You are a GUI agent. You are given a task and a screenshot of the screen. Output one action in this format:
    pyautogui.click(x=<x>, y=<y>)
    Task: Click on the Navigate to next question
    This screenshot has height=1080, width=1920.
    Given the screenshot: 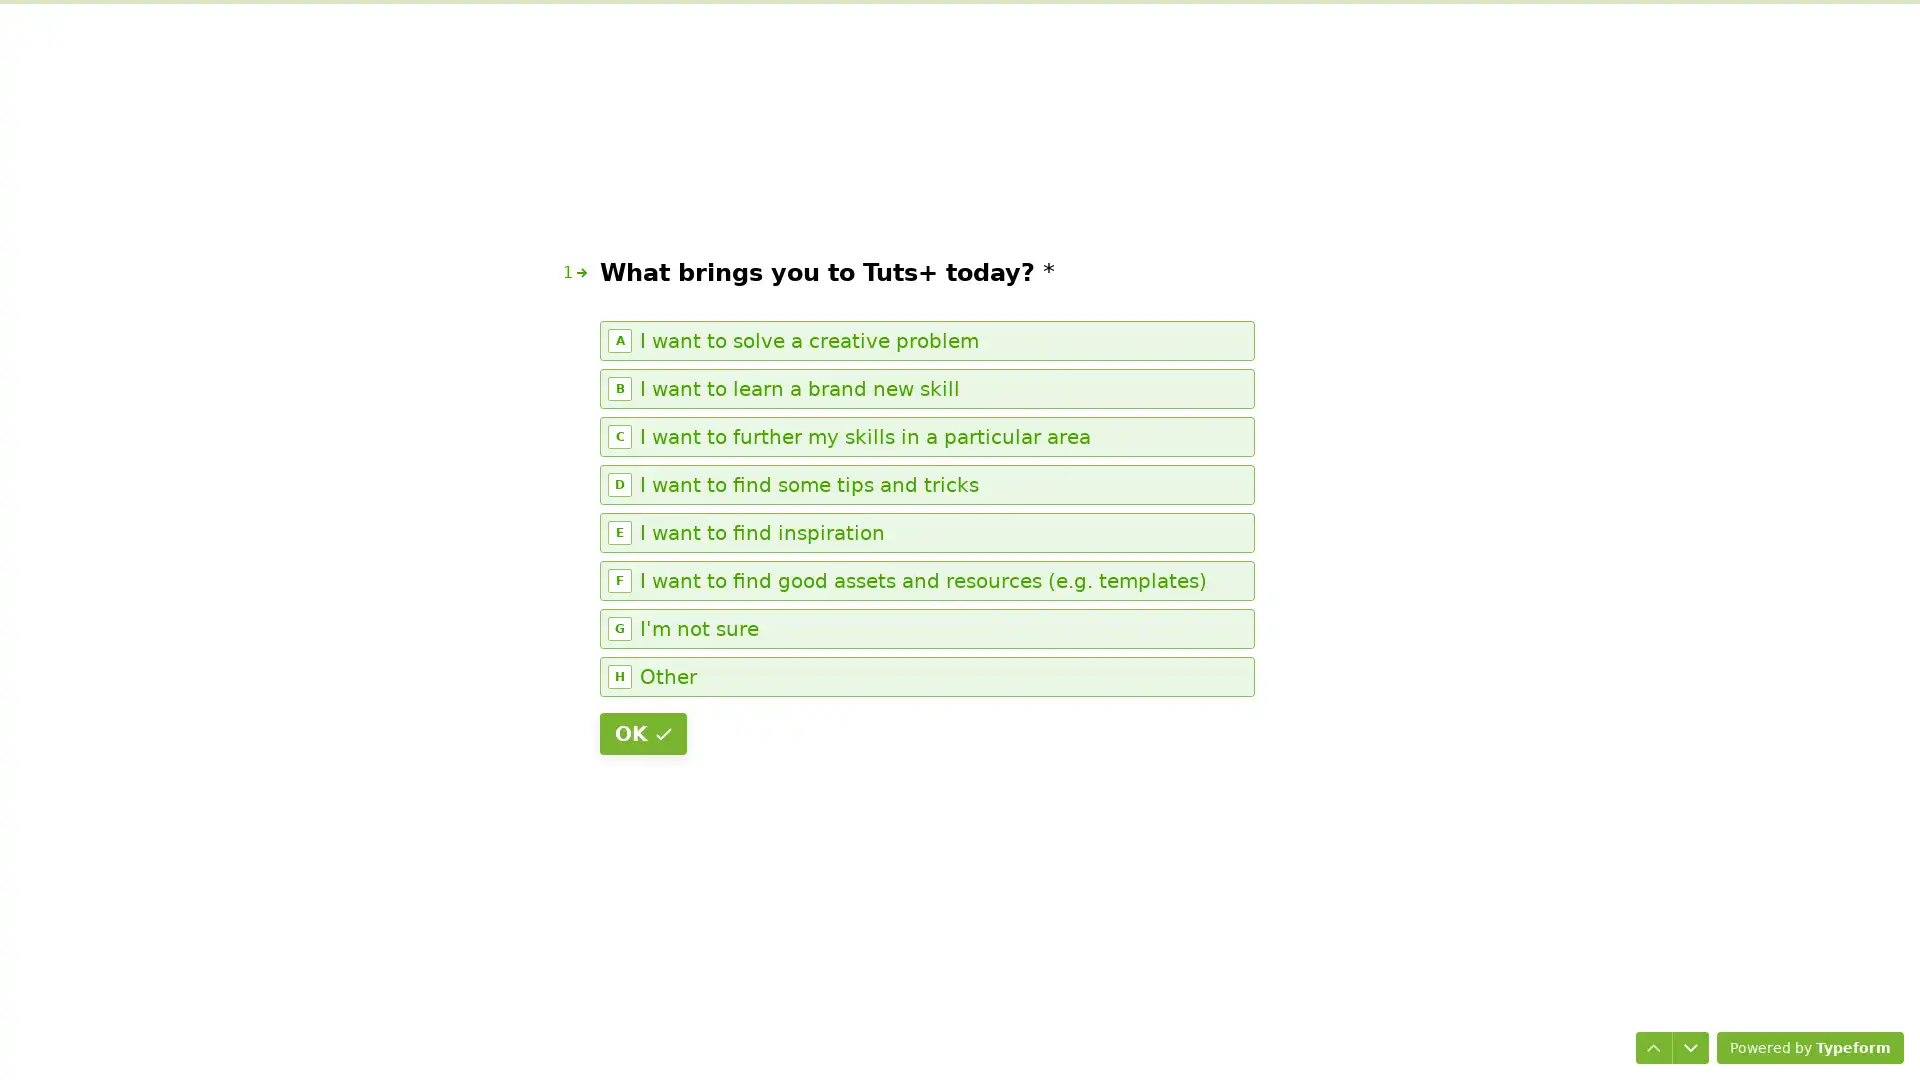 What is the action you would take?
    pyautogui.click(x=1682, y=1039)
    